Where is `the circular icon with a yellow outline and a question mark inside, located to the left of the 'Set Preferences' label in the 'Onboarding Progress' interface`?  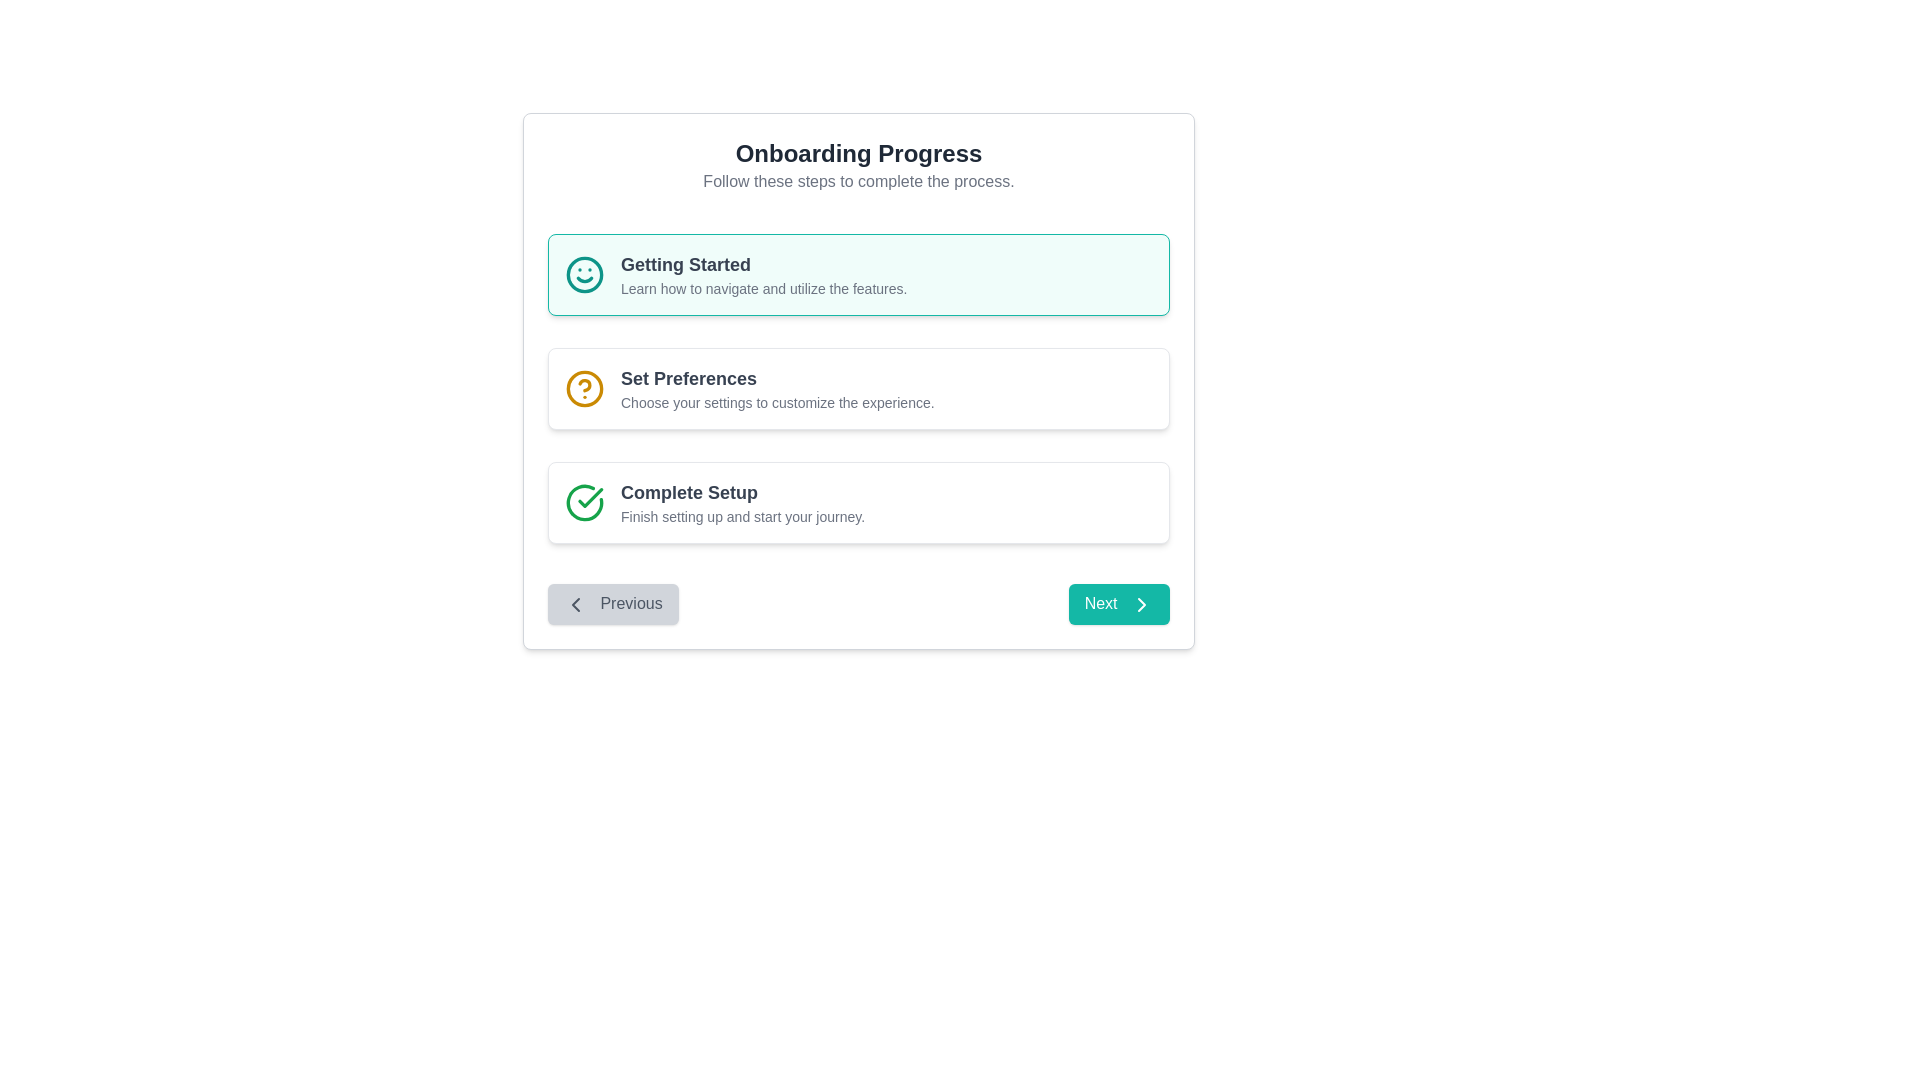
the circular icon with a yellow outline and a question mark inside, located to the left of the 'Set Preferences' label in the 'Onboarding Progress' interface is located at coordinates (584, 389).